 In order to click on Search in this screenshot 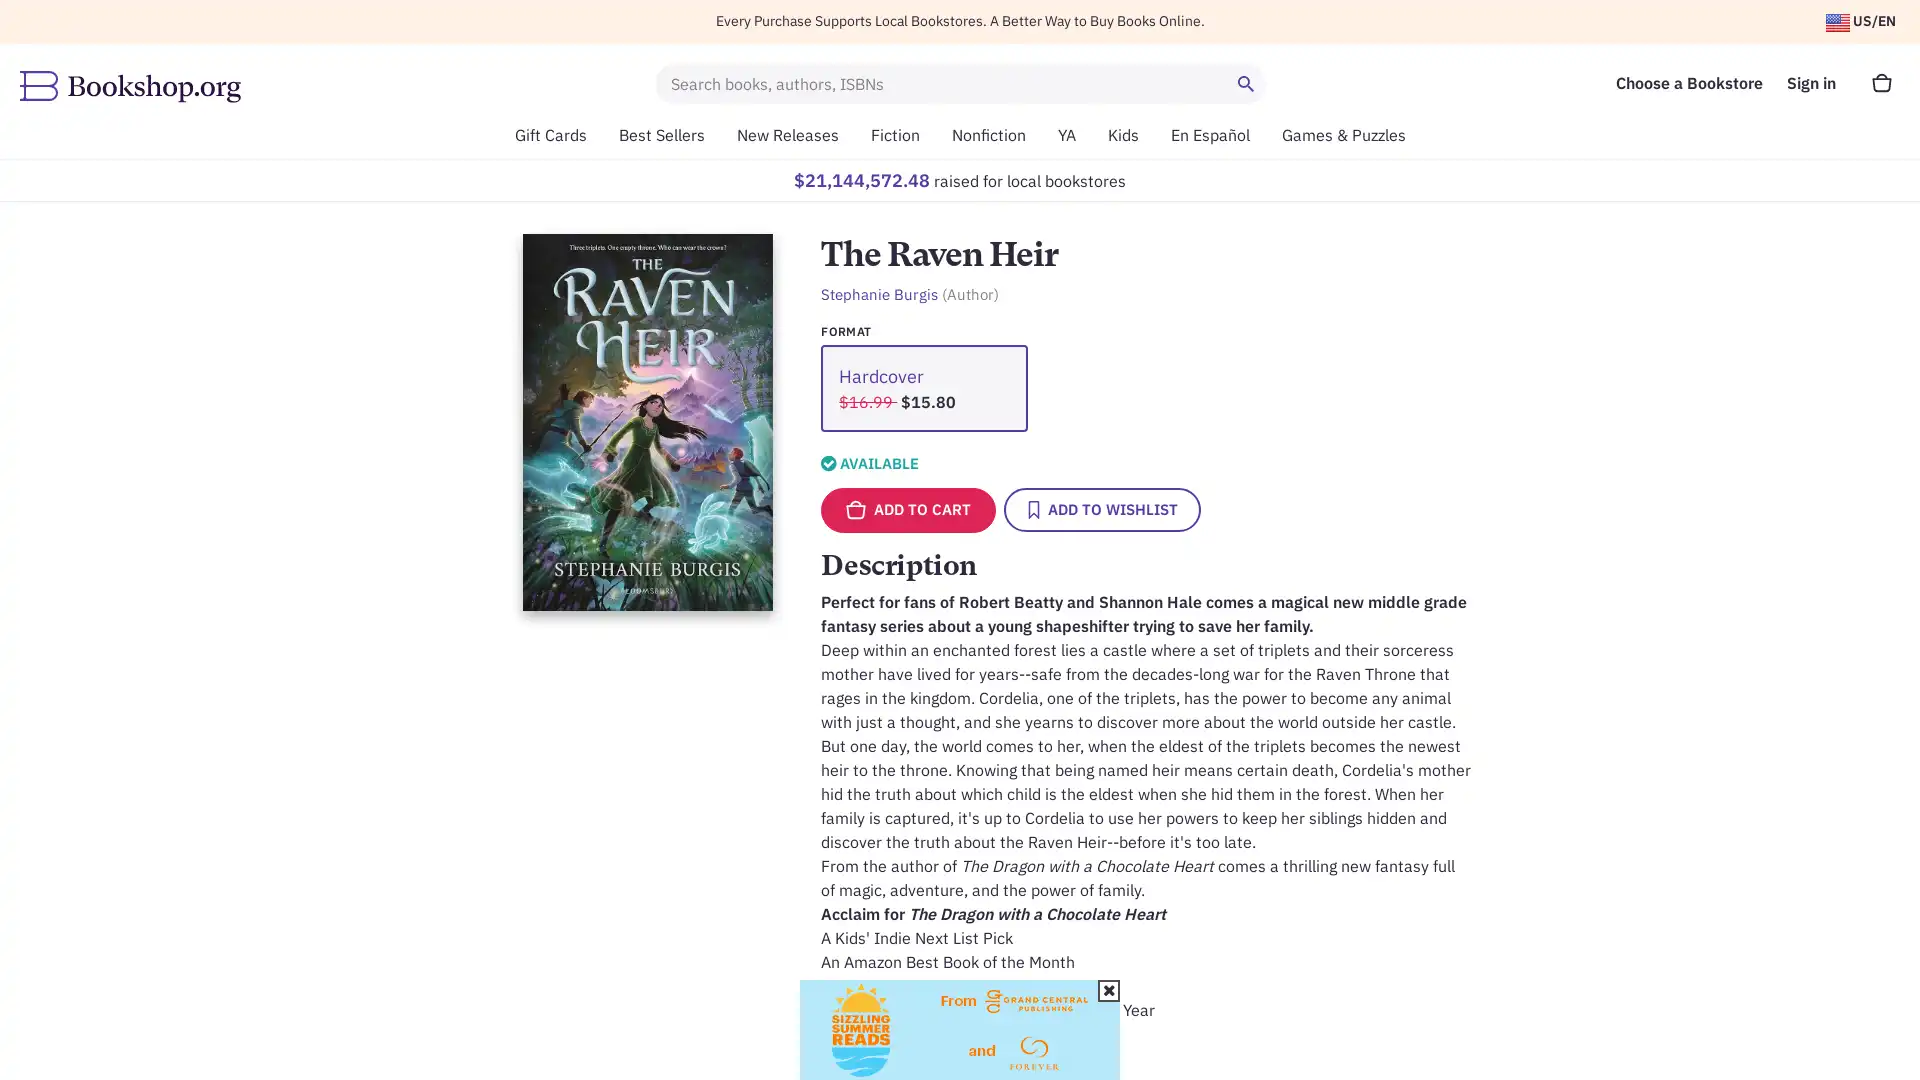, I will do `click(1247, 82)`.